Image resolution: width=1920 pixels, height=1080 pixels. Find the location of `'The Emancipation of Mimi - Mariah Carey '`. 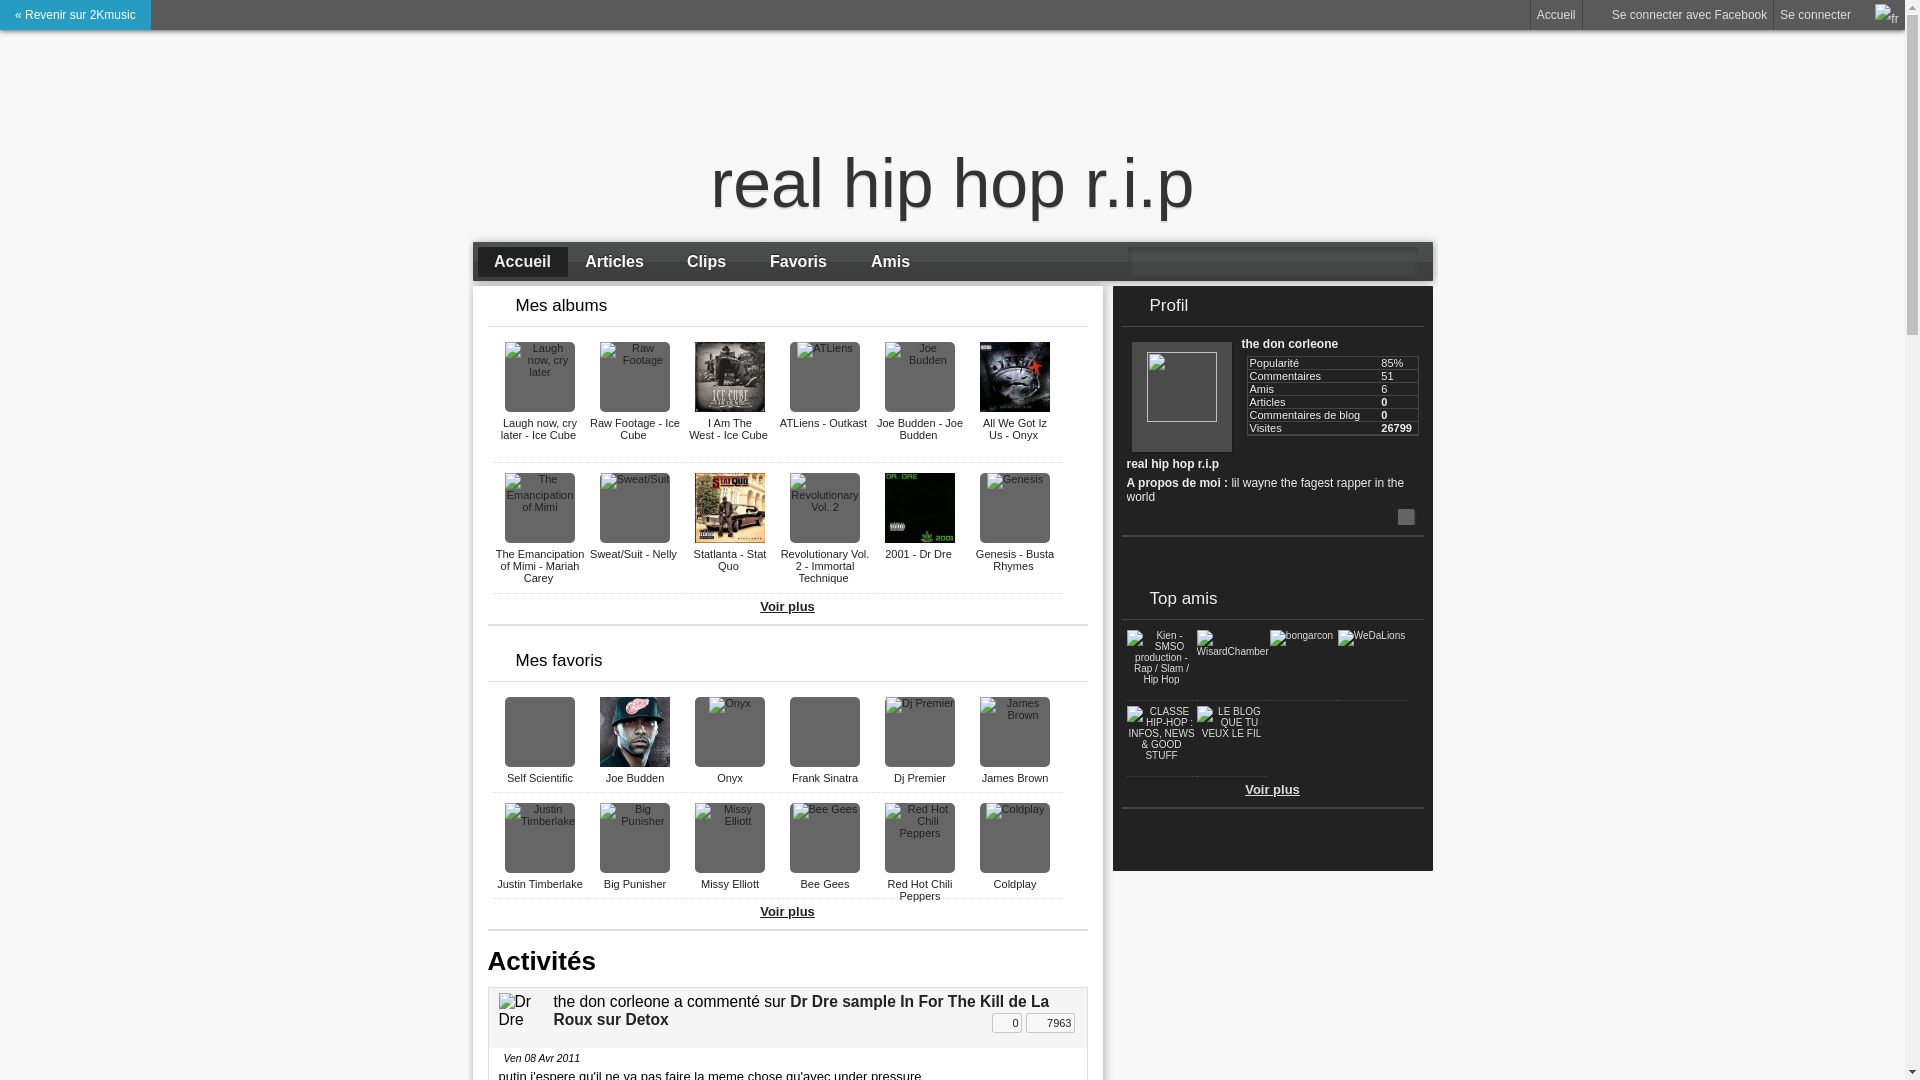

'The Emancipation of Mimi - Mariah Carey ' is located at coordinates (540, 566).